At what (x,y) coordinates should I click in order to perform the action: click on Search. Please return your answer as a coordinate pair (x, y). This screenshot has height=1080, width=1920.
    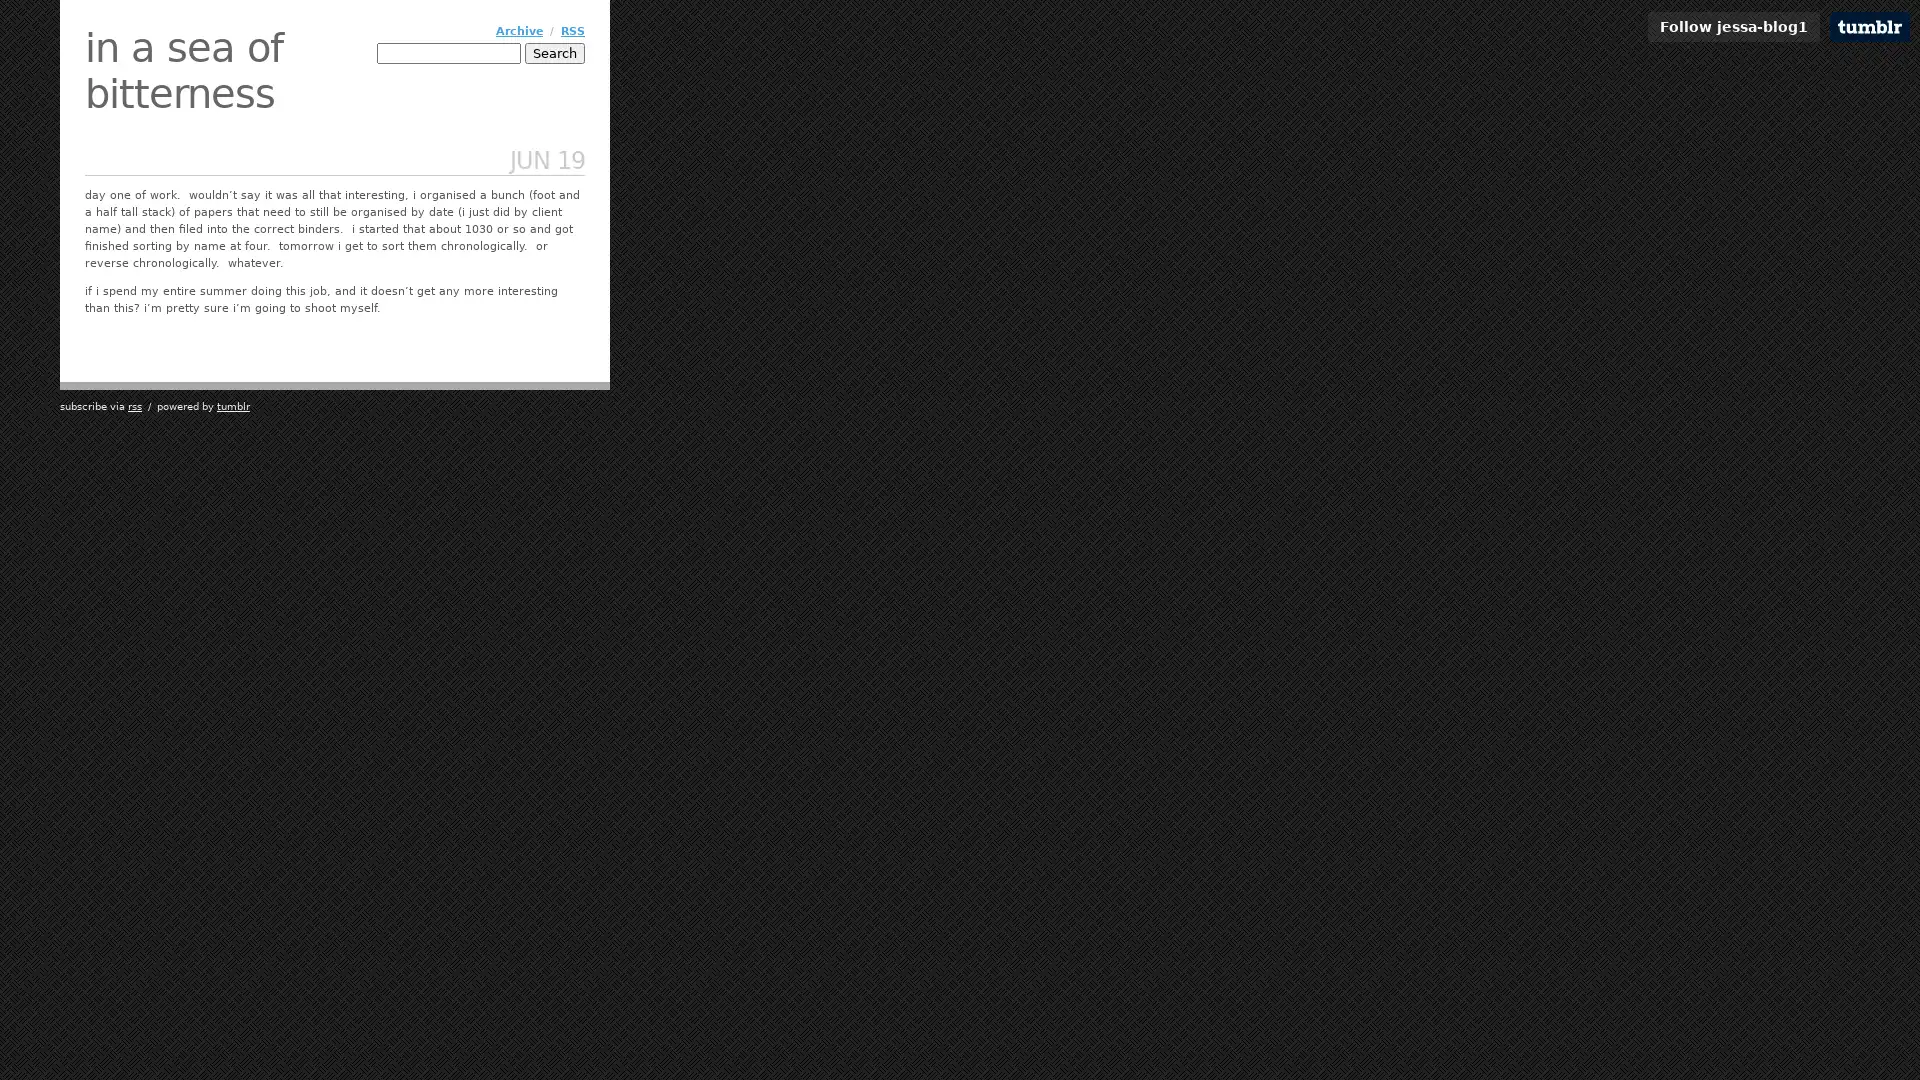
    Looking at the image, I should click on (555, 52).